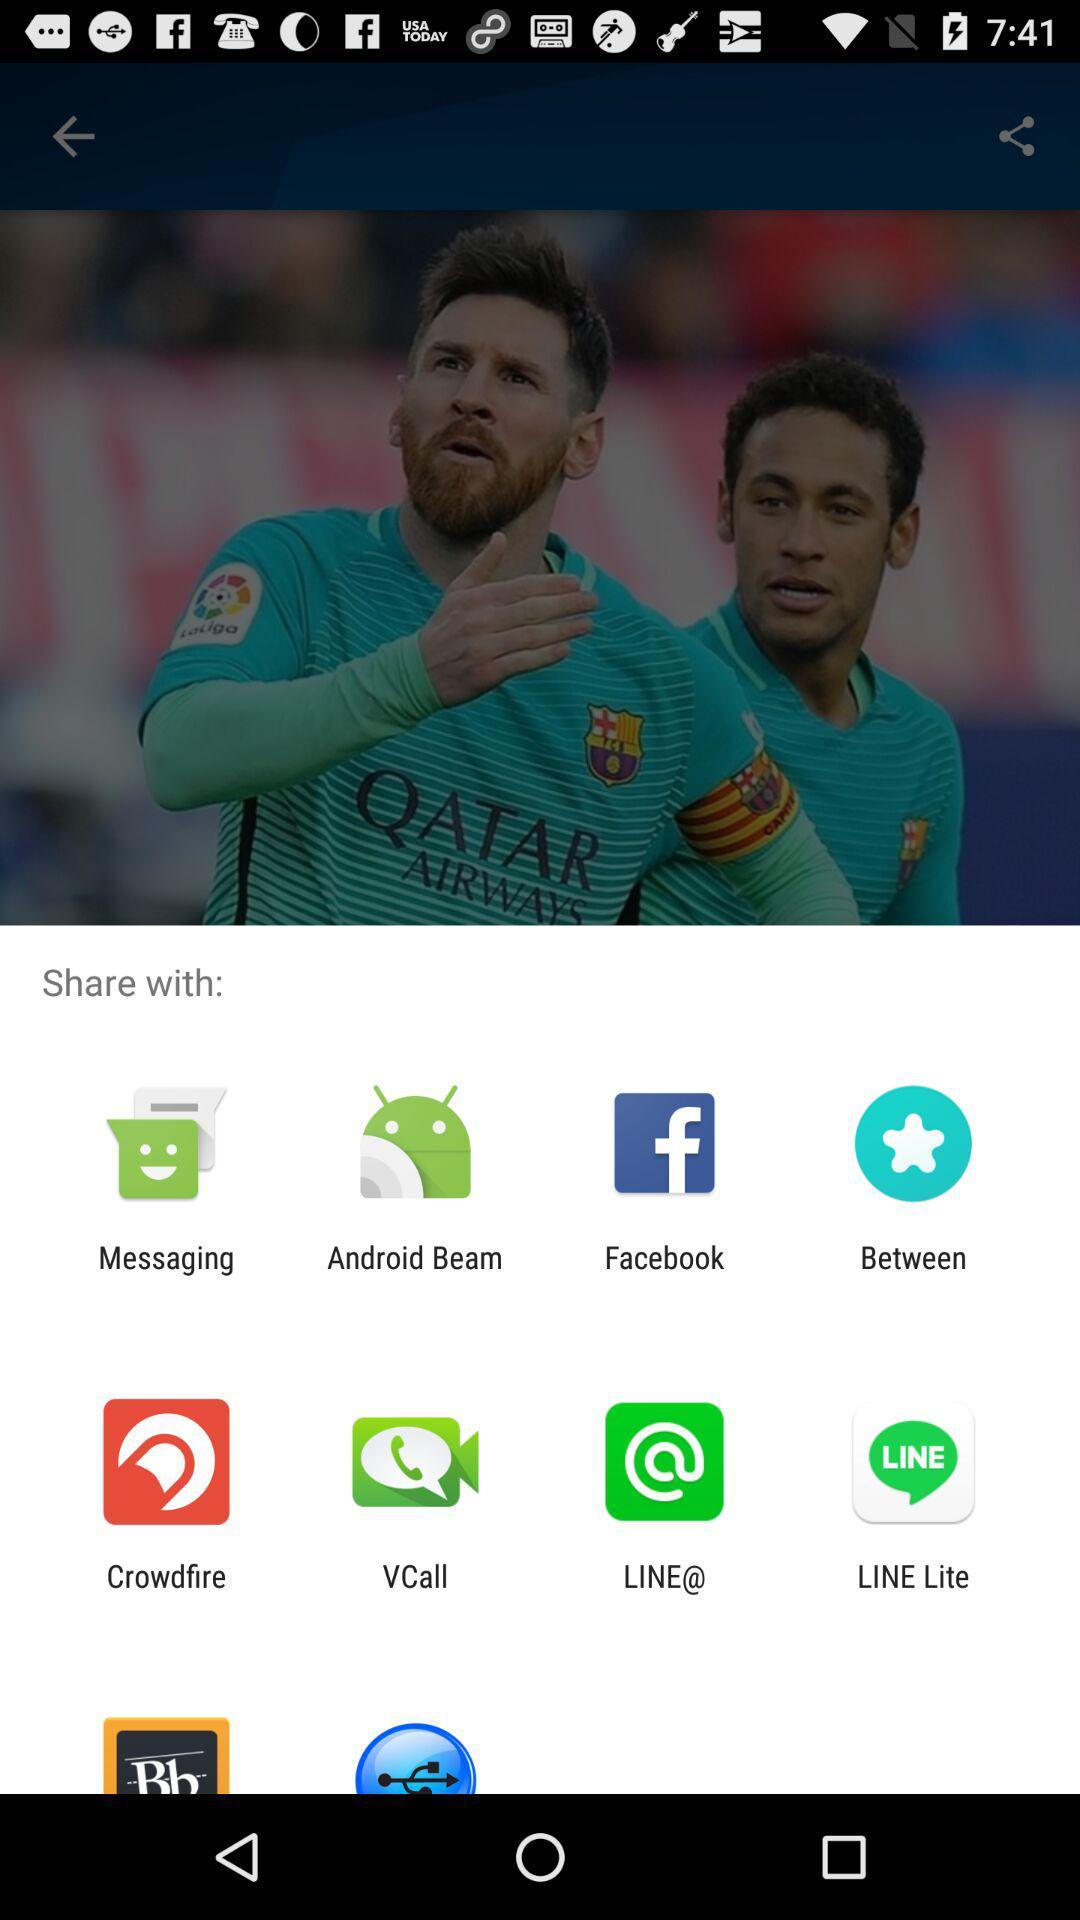 Image resolution: width=1080 pixels, height=1920 pixels. Describe the element at coordinates (165, 1274) in the screenshot. I see `item next to the android beam` at that location.